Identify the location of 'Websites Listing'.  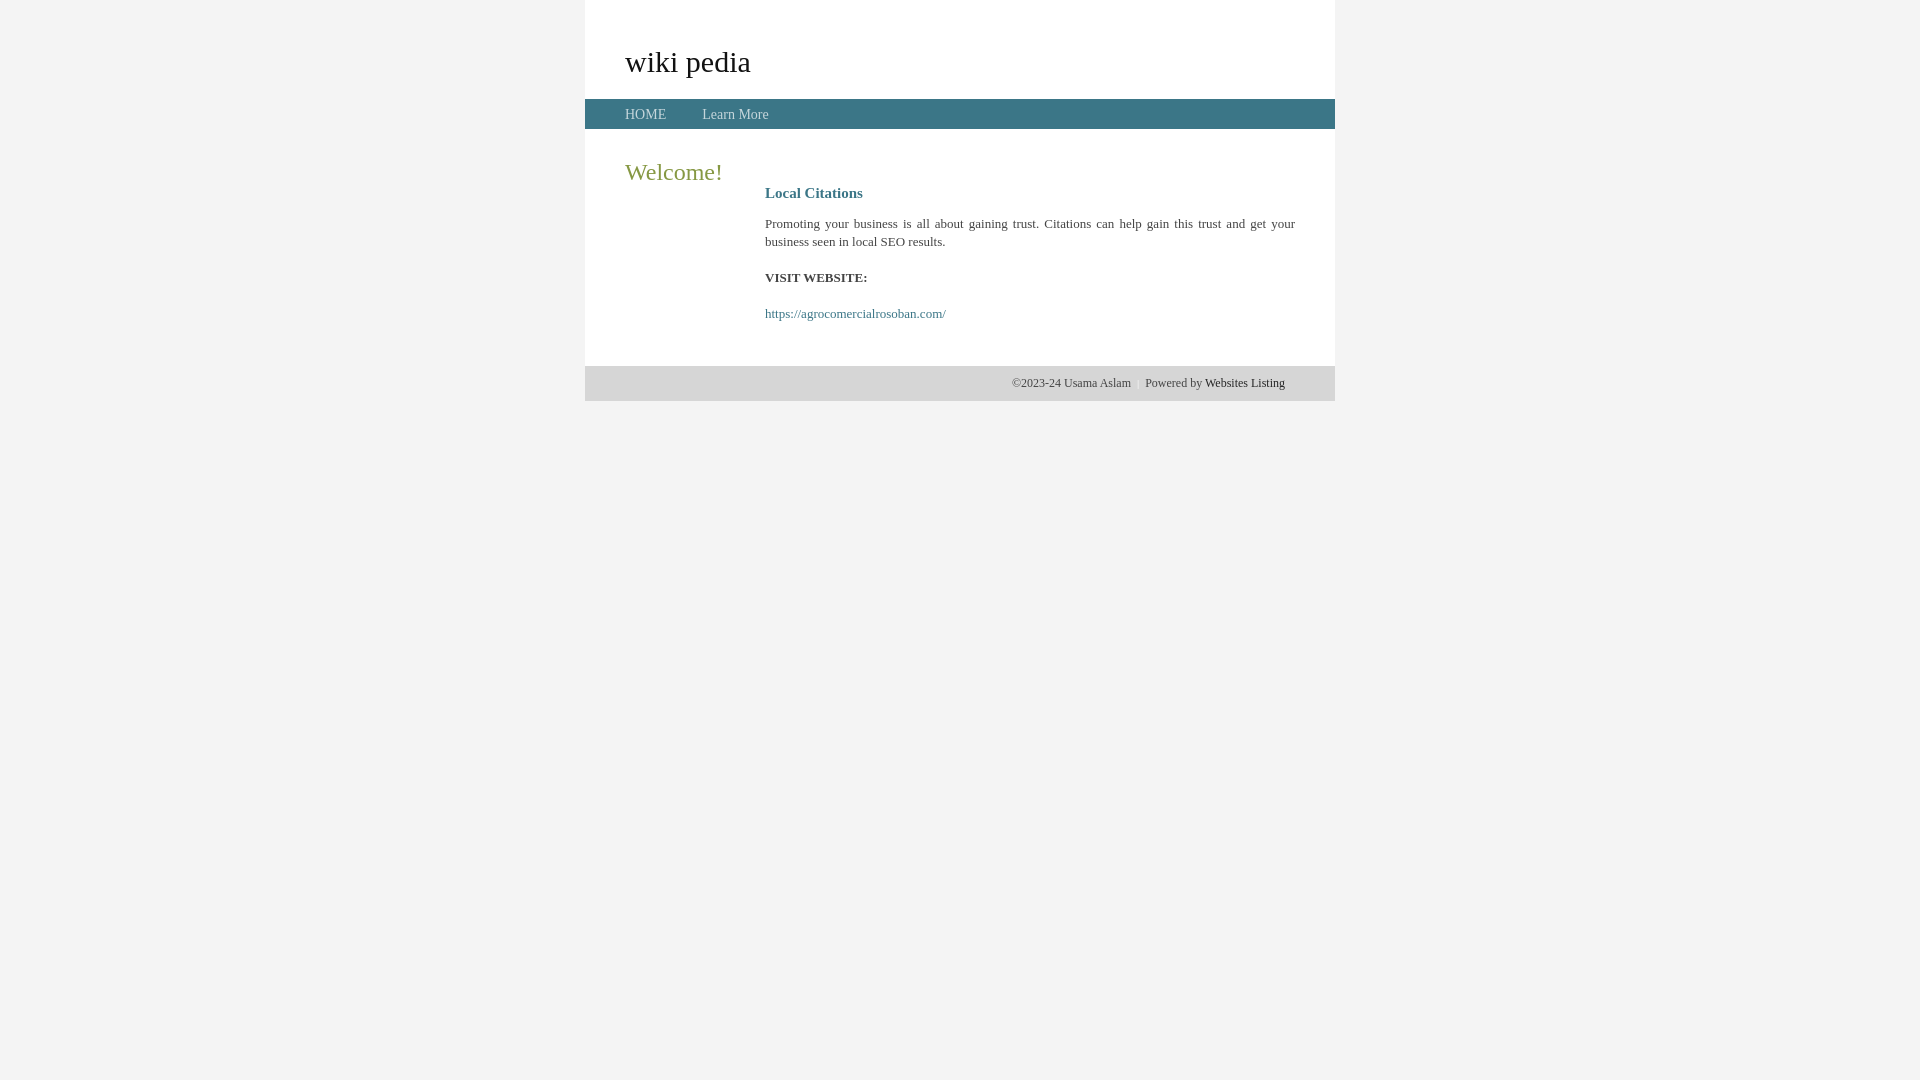
(1243, 382).